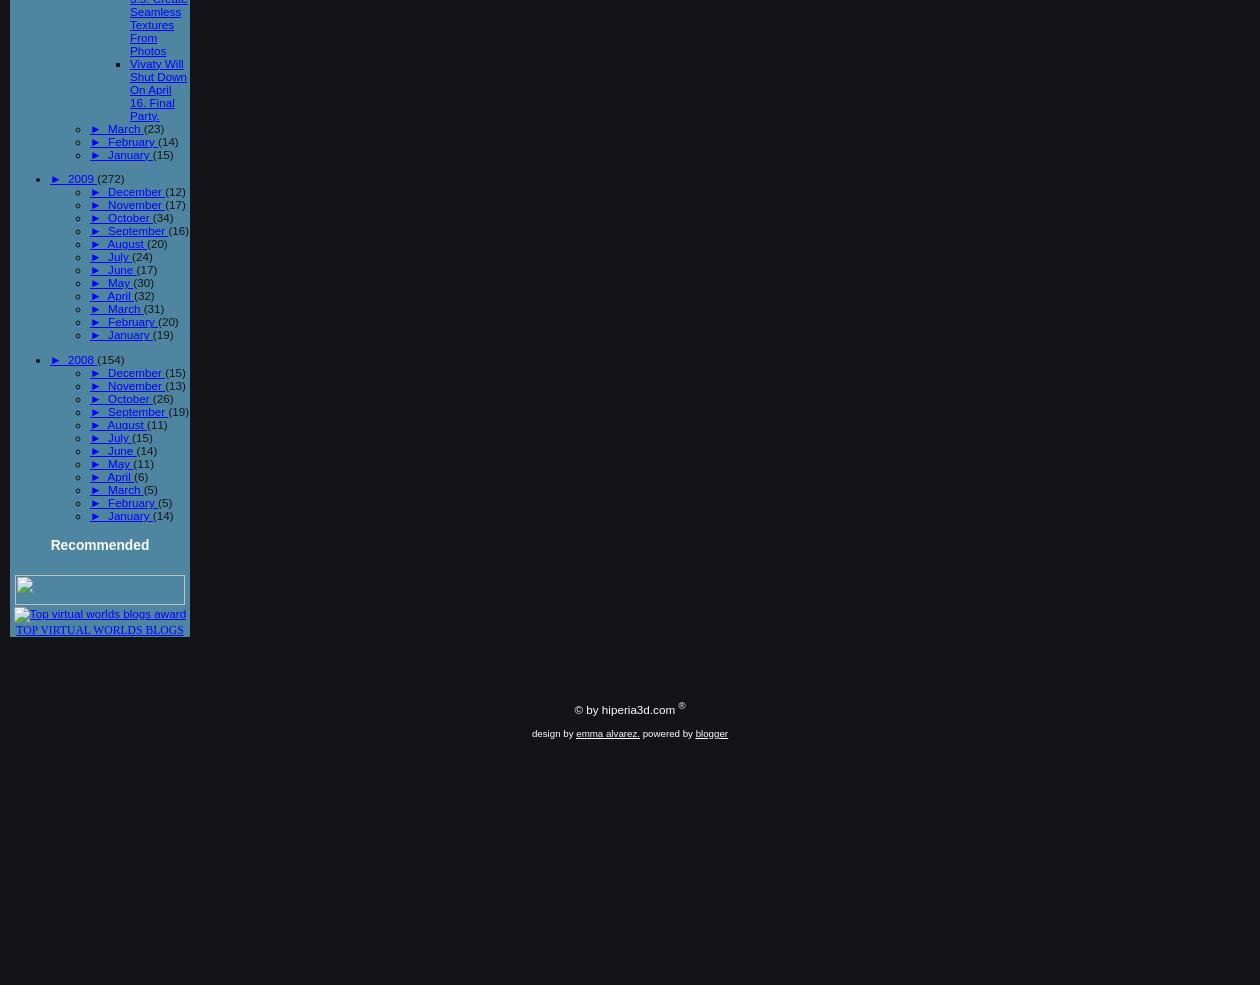 The height and width of the screenshot is (985, 1260). Describe the element at coordinates (144, 294) in the screenshot. I see `'(32)'` at that location.